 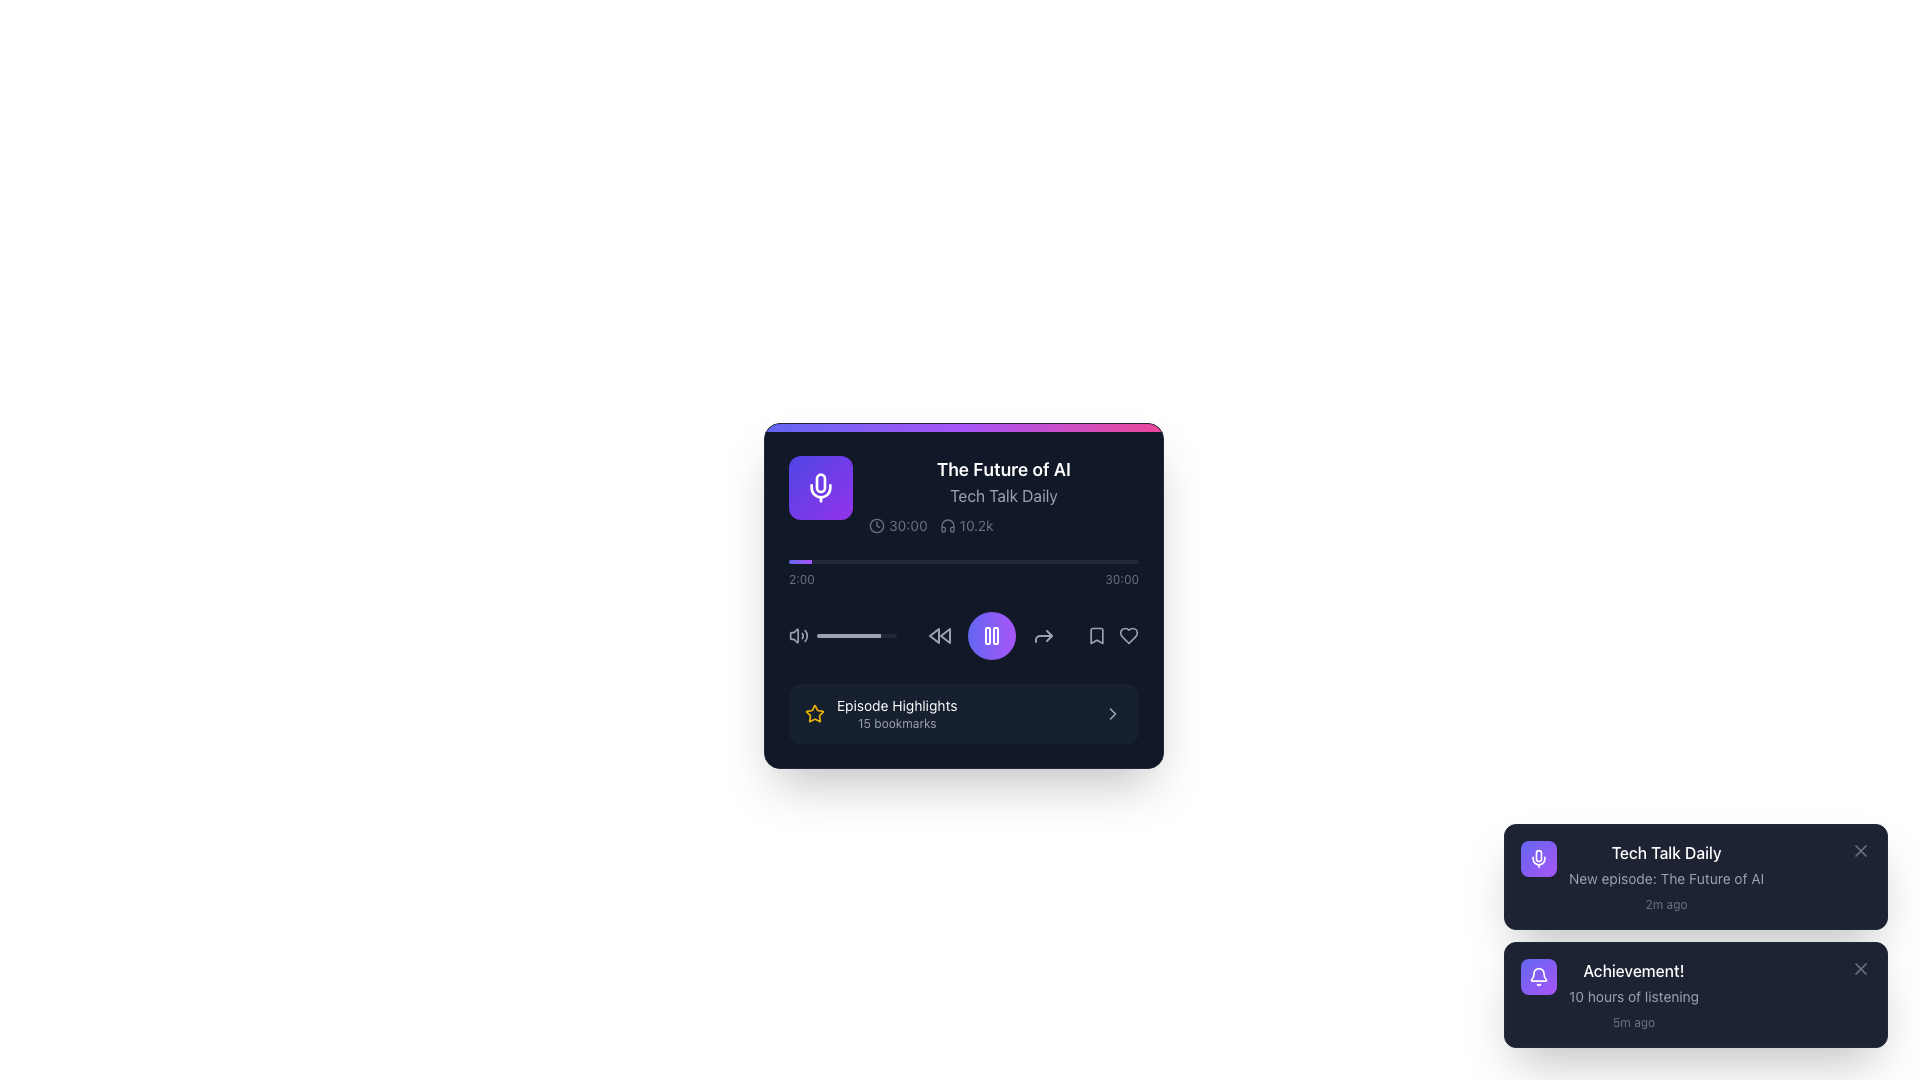 What do you see at coordinates (888, 636) in the screenshot?
I see `the progress bar` at bounding box center [888, 636].